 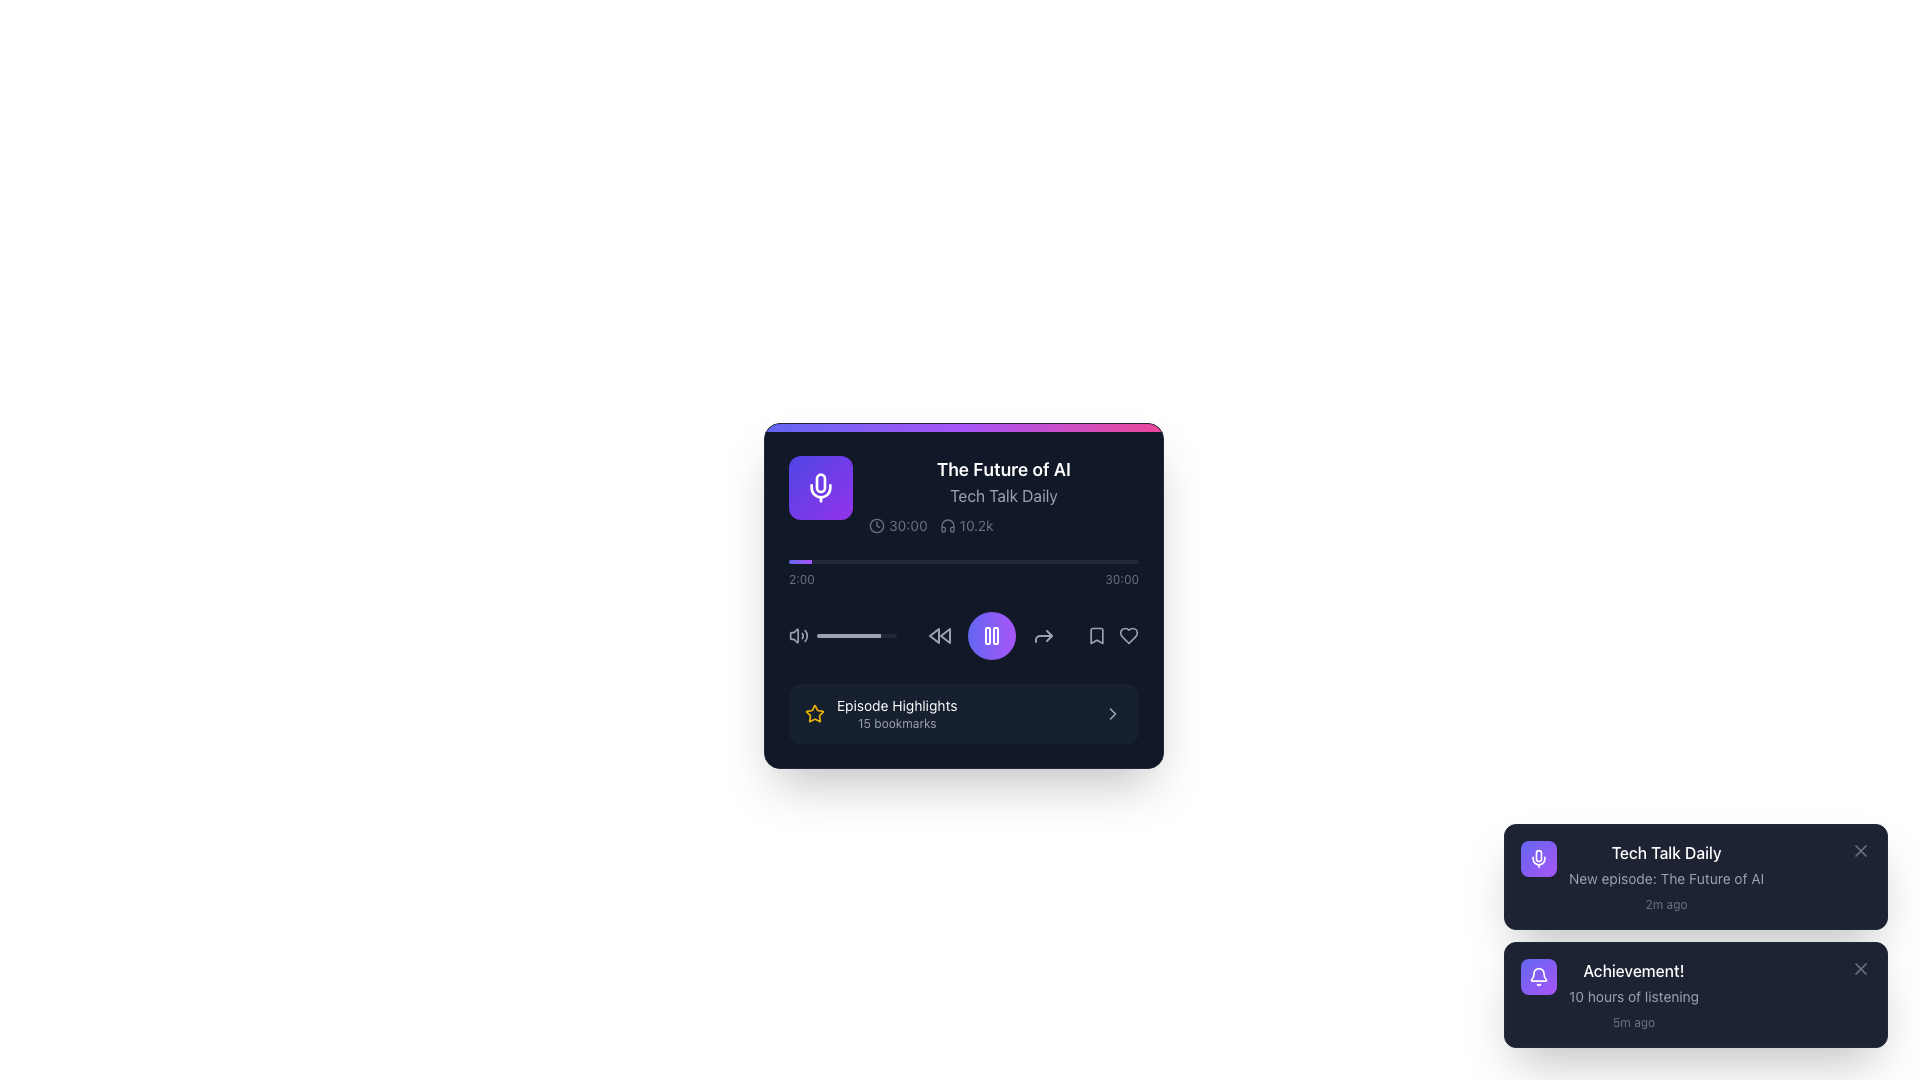 What do you see at coordinates (888, 636) in the screenshot?
I see `the progress bar` at bounding box center [888, 636].